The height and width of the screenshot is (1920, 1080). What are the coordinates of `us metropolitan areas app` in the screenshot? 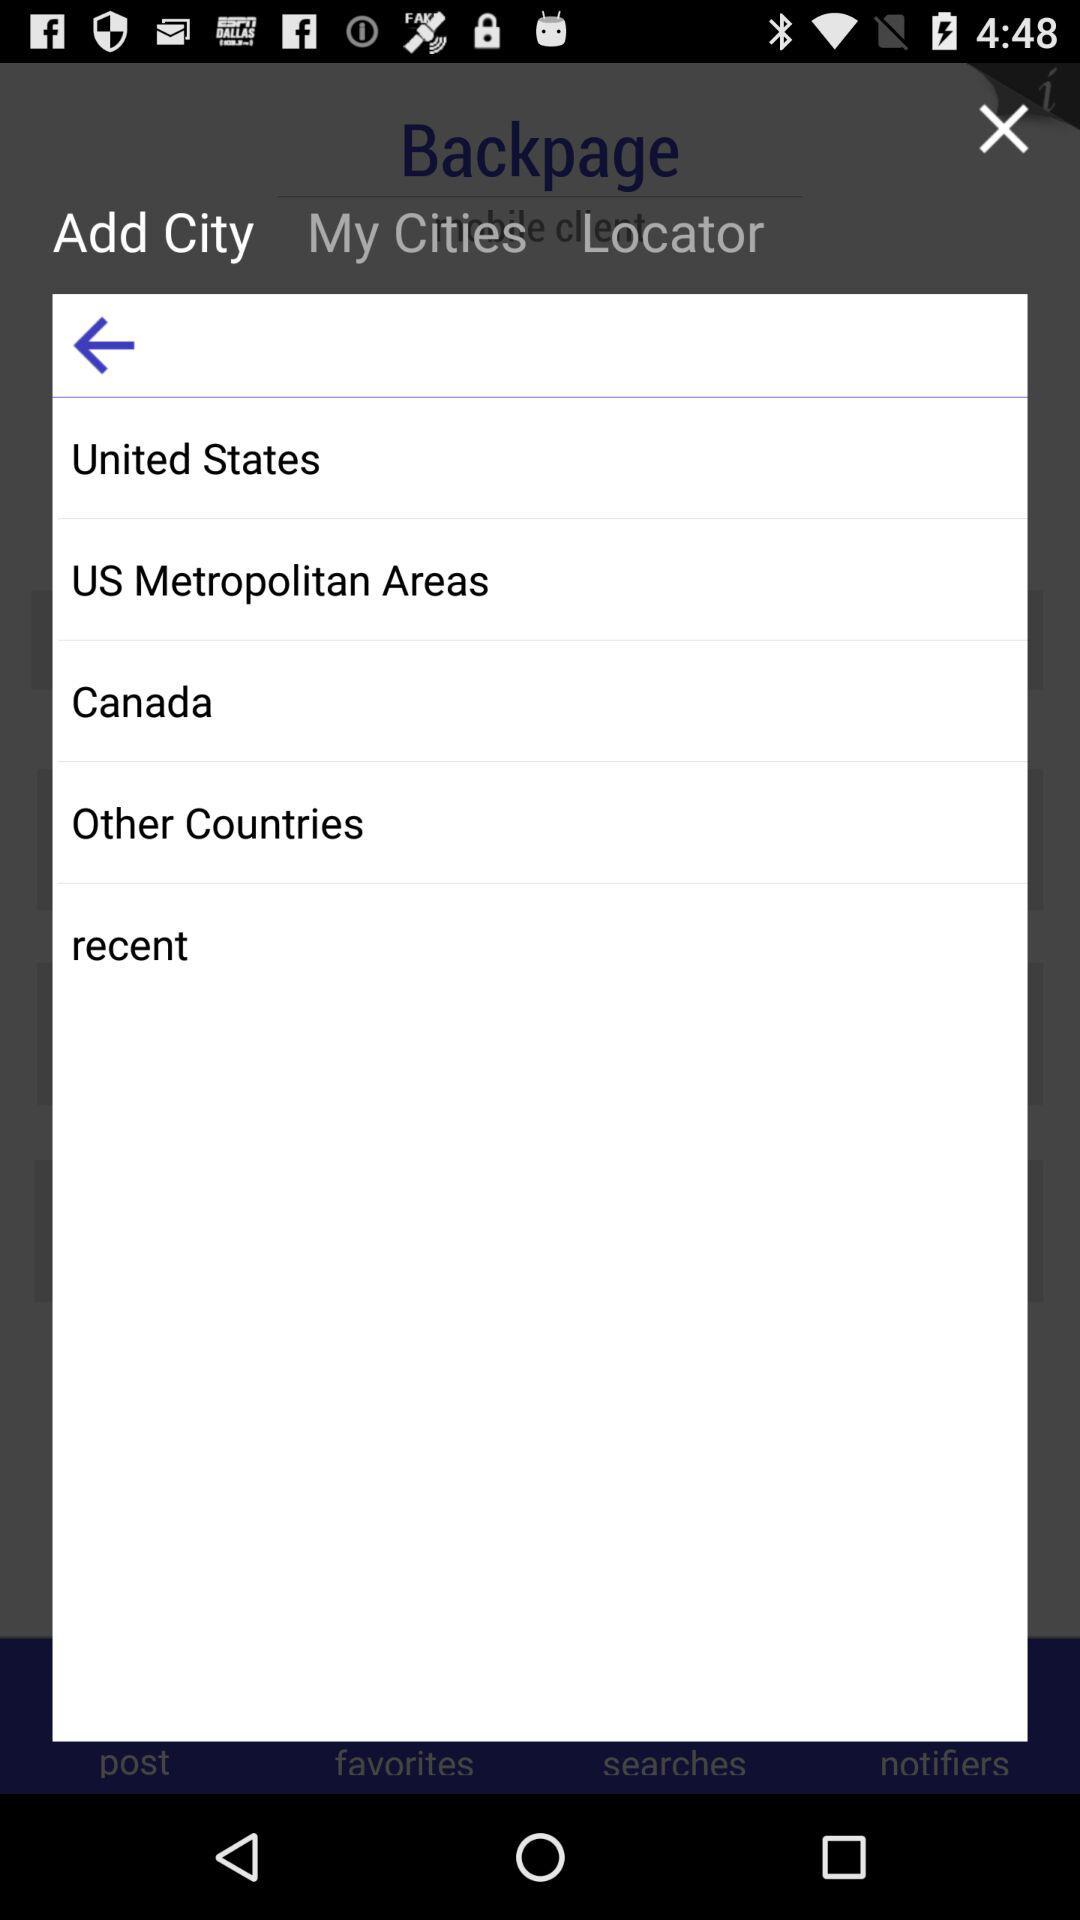 It's located at (542, 578).